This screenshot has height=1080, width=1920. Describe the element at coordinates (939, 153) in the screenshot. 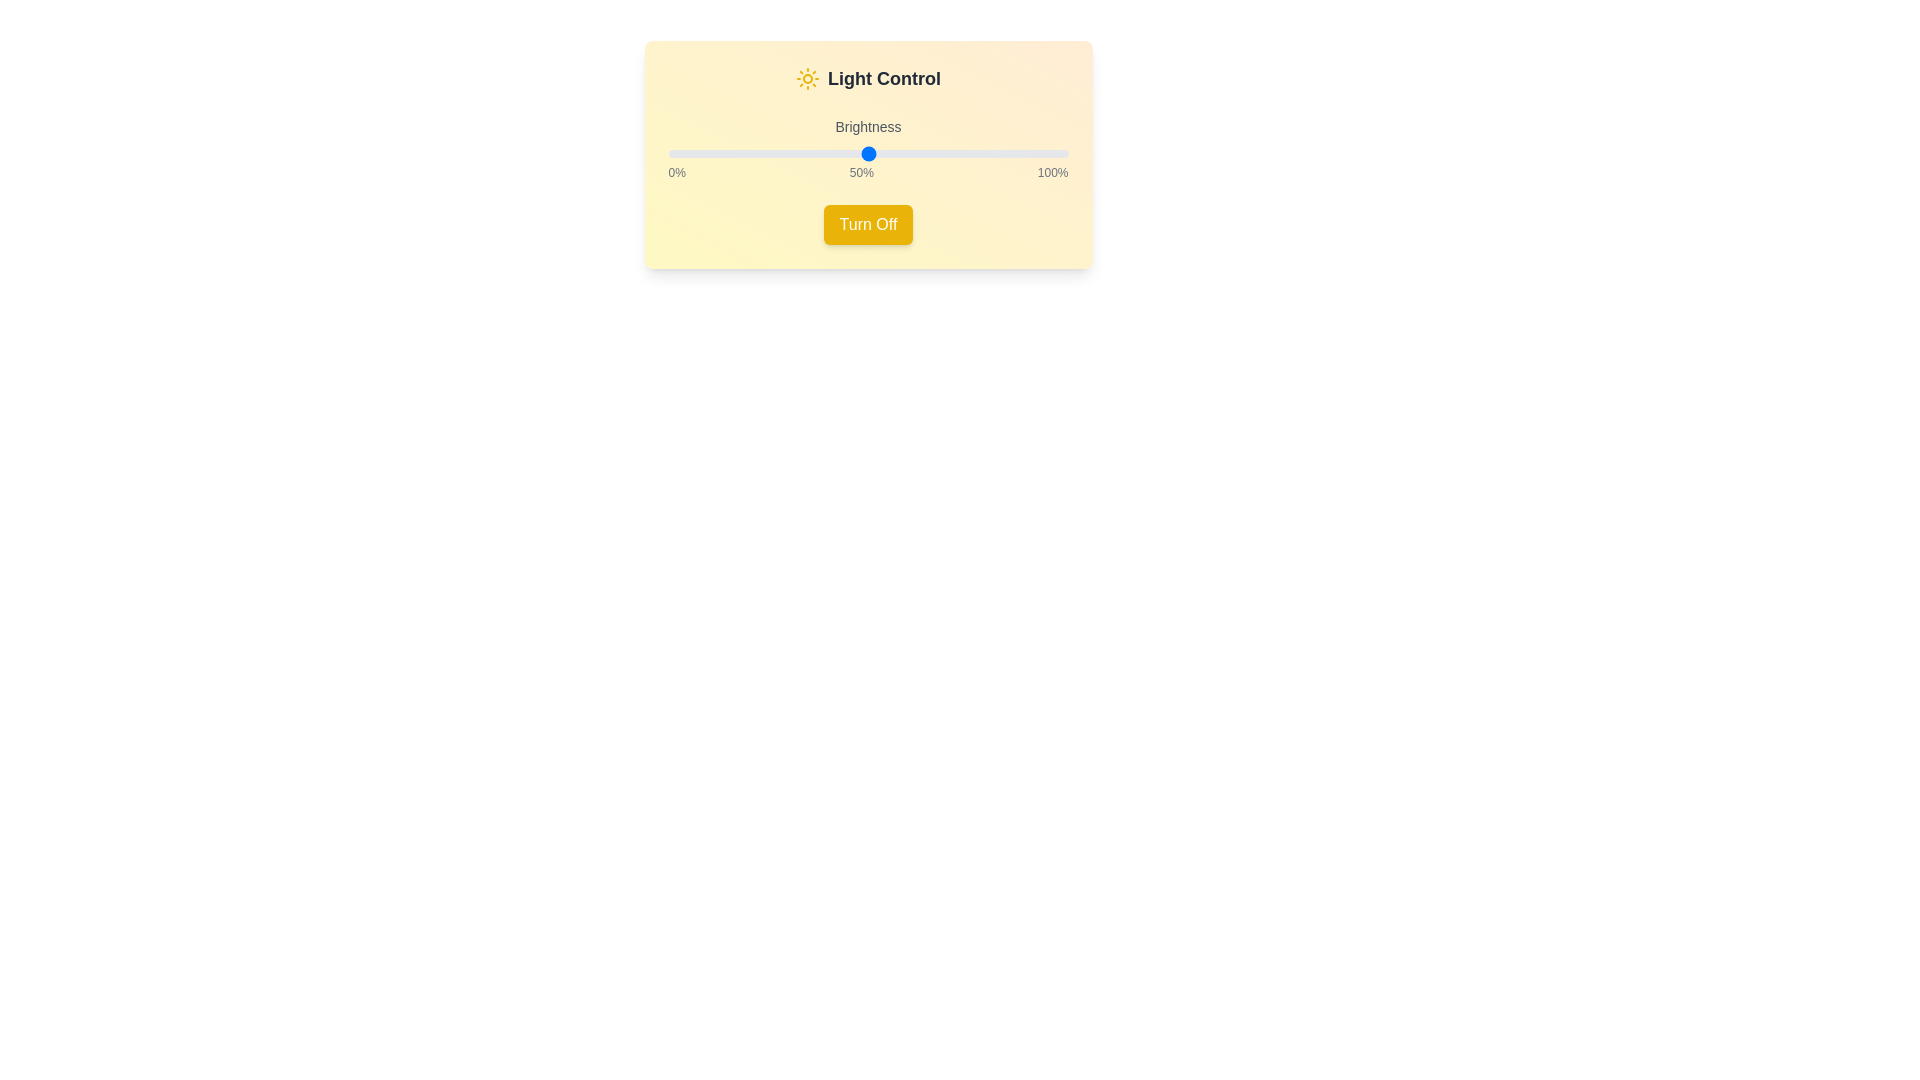

I see `the brightness level` at that location.